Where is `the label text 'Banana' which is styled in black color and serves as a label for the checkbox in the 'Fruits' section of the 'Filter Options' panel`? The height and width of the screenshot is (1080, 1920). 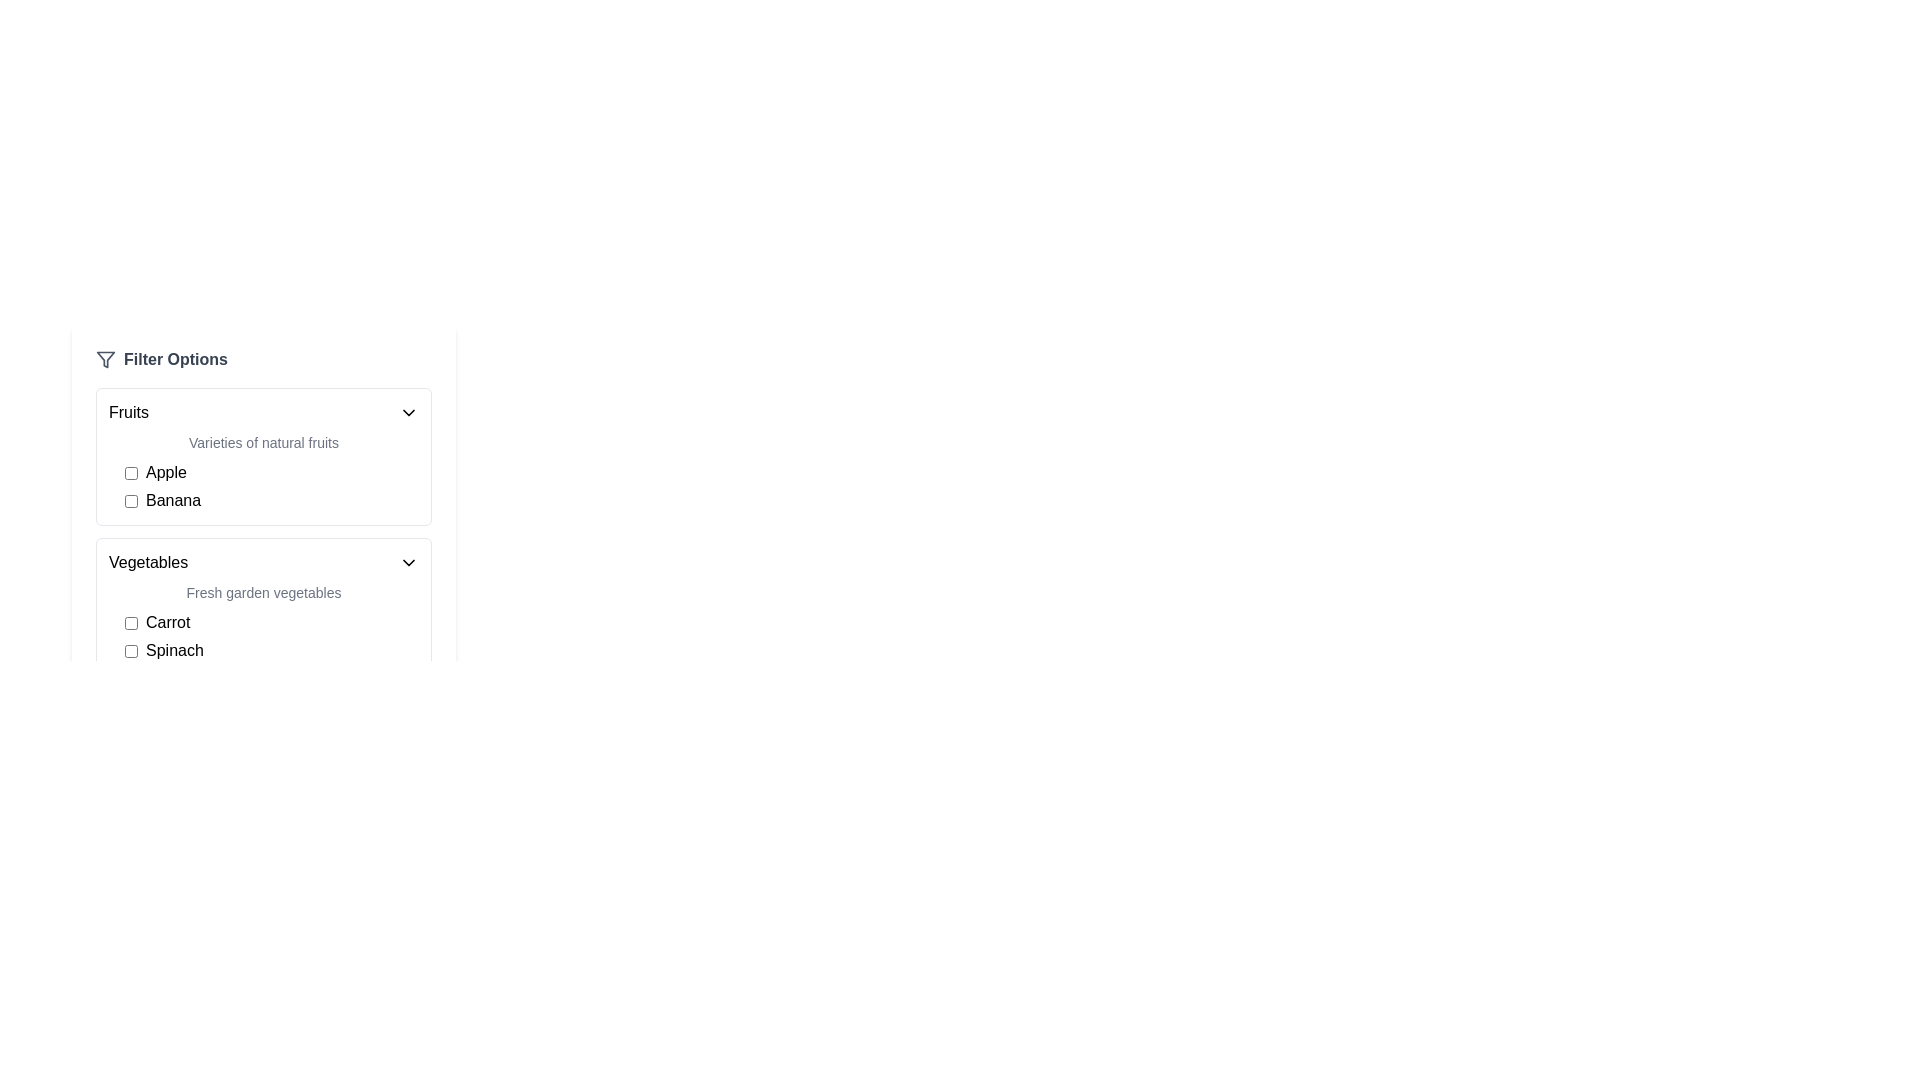
the label text 'Banana' which is styled in black color and serves as a label for the checkbox in the 'Fruits' section of the 'Filter Options' panel is located at coordinates (173, 500).